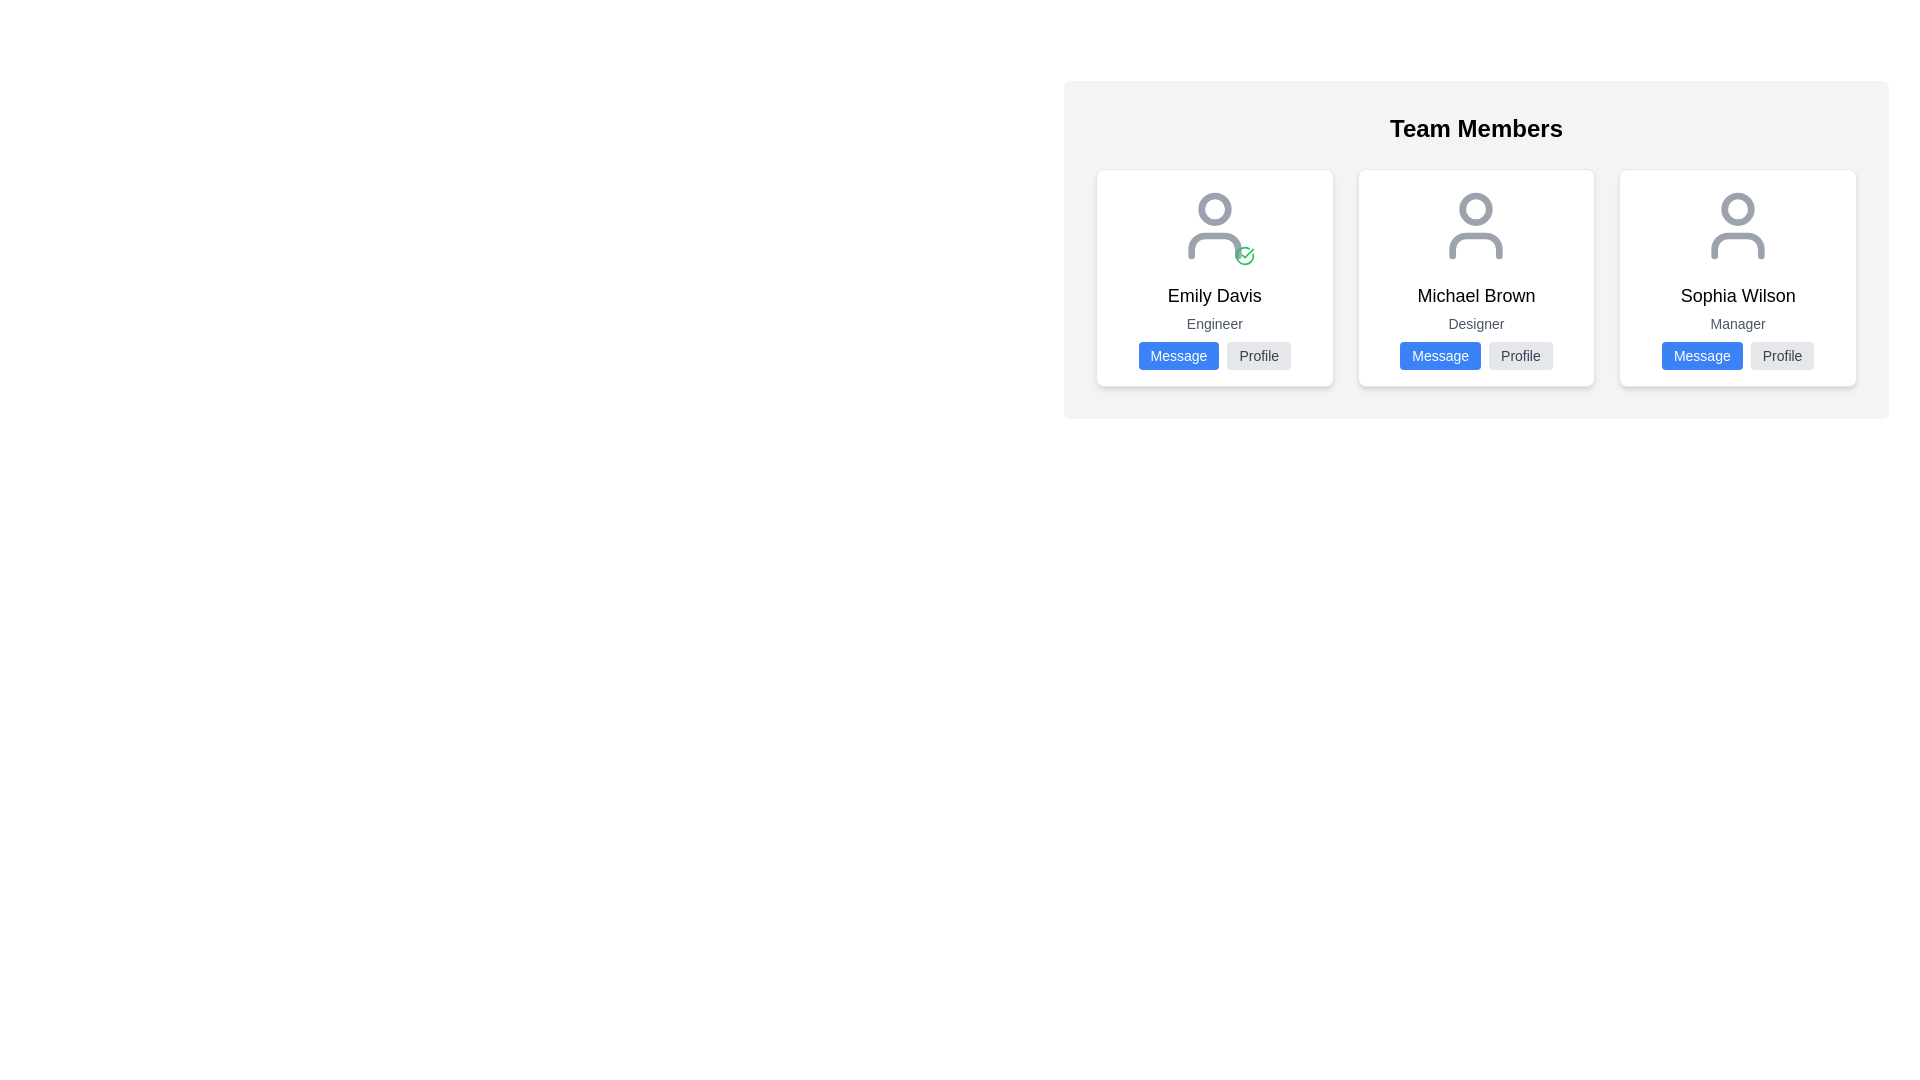 The image size is (1920, 1080). What do you see at coordinates (1213, 354) in the screenshot?
I see `the 'Message' button located in the Group of Buttons below Emily Davis's role 'Engineer'` at bounding box center [1213, 354].